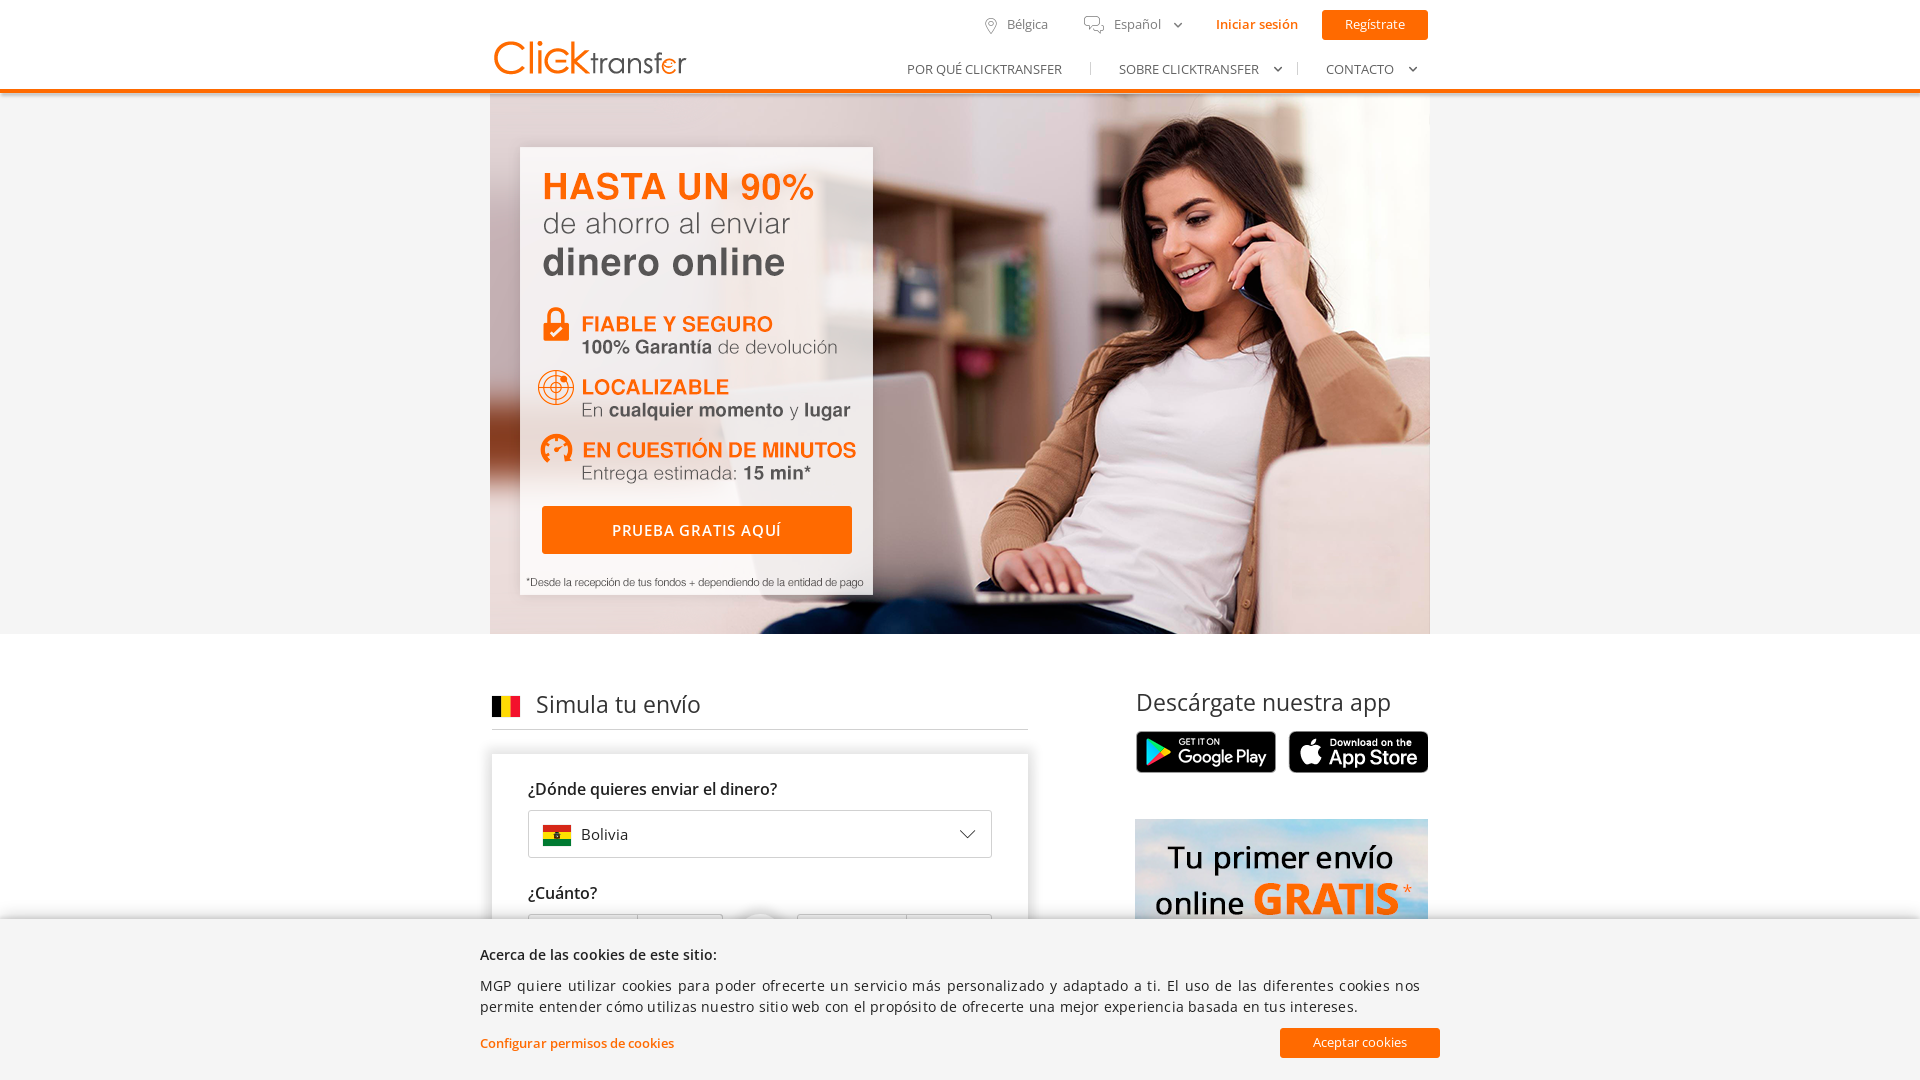 The image size is (1920, 1080). I want to click on 'SOBRE CLICKTRANSFER', so click(1194, 68).